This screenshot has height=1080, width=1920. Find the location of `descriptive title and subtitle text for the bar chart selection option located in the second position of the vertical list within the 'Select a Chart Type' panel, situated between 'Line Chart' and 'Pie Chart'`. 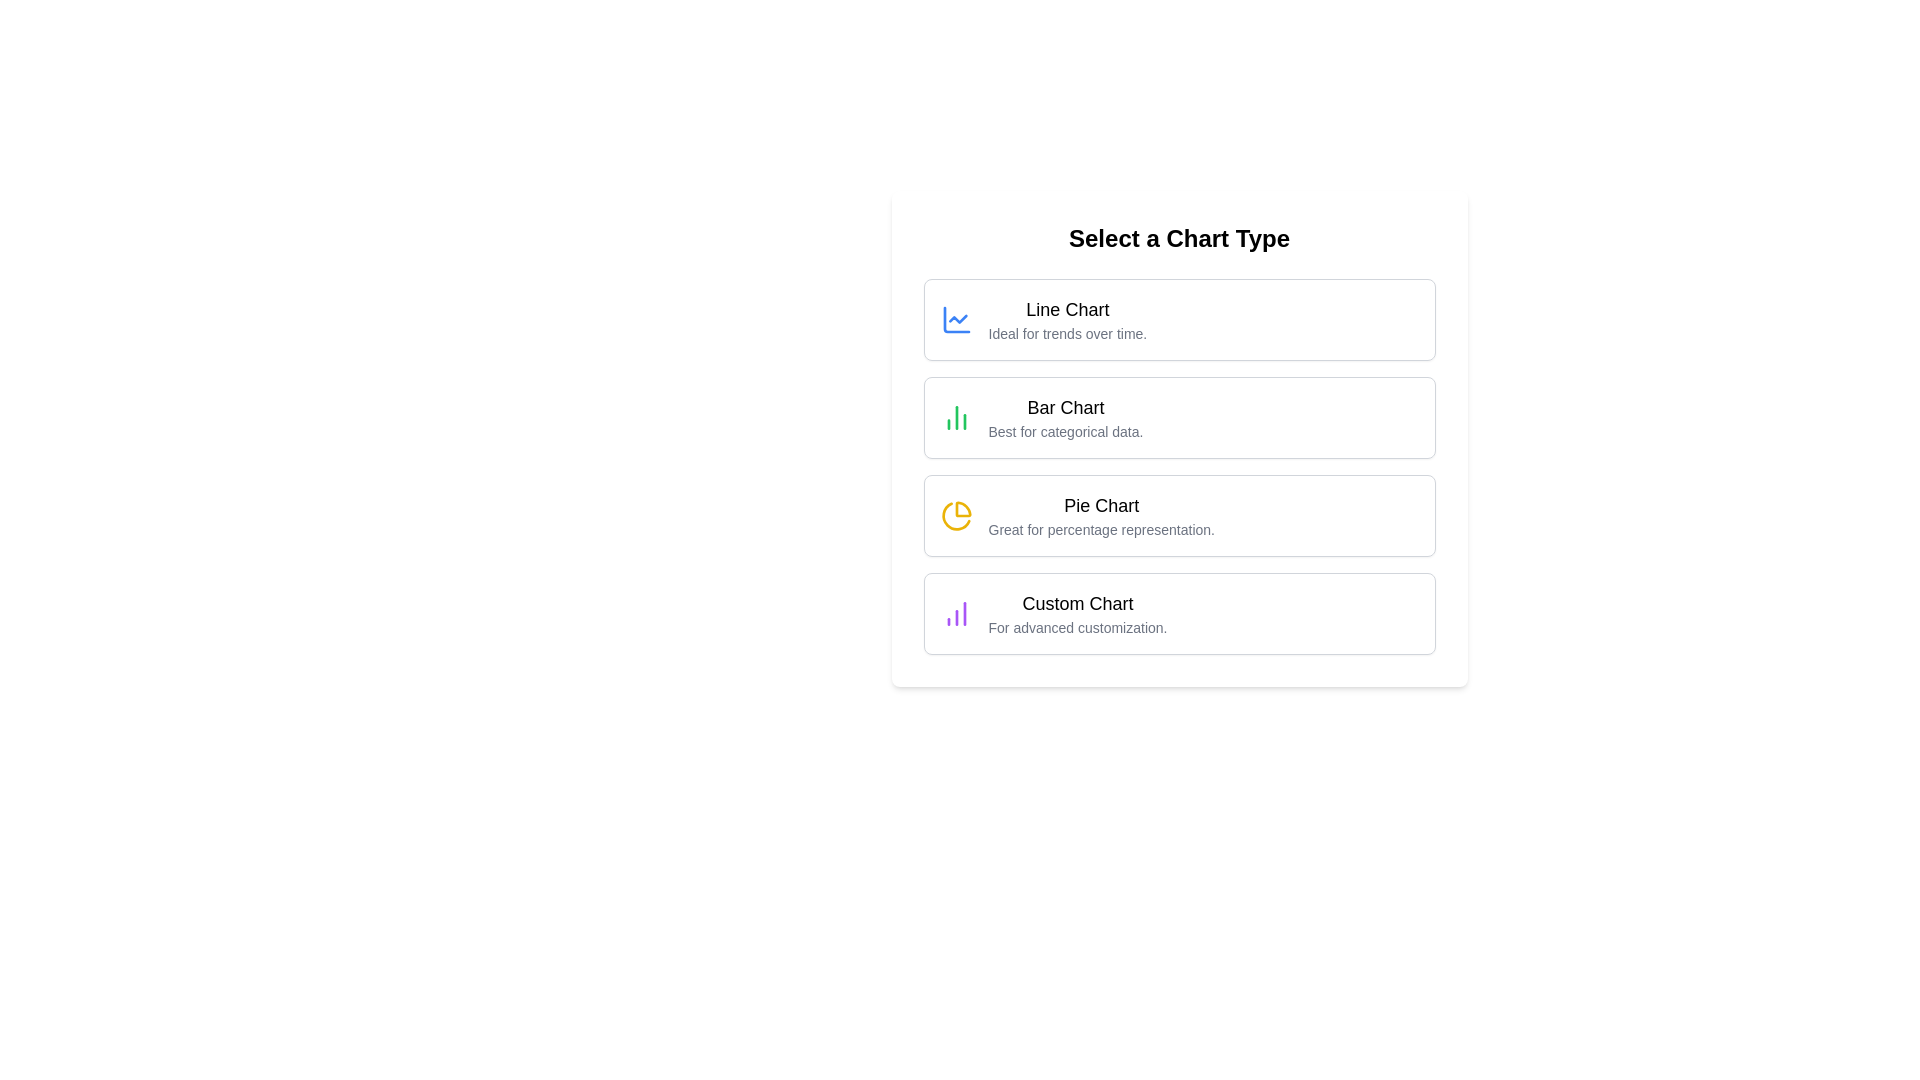

descriptive title and subtitle text for the bar chart selection option located in the second position of the vertical list within the 'Select a Chart Type' panel, situated between 'Line Chart' and 'Pie Chart' is located at coordinates (1064, 416).